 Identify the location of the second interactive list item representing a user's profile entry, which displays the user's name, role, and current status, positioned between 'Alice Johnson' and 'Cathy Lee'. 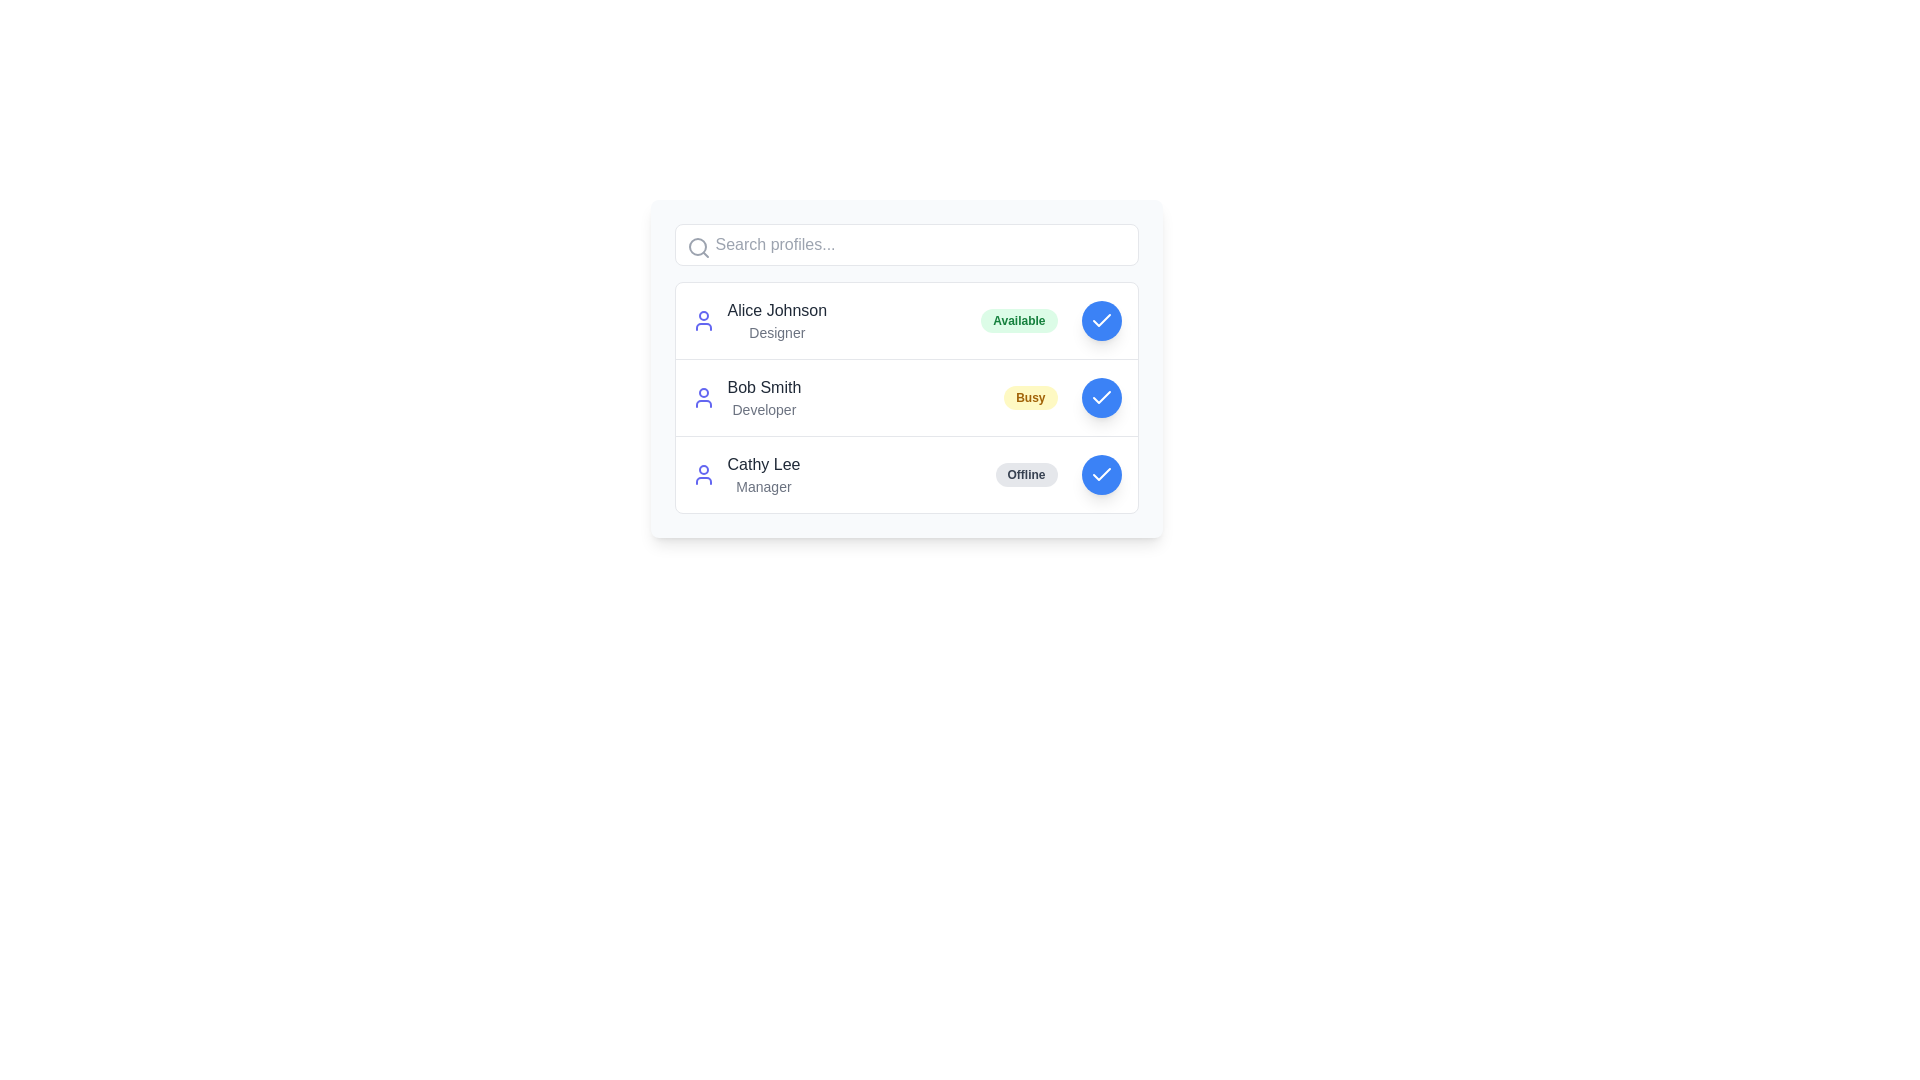
(905, 397).